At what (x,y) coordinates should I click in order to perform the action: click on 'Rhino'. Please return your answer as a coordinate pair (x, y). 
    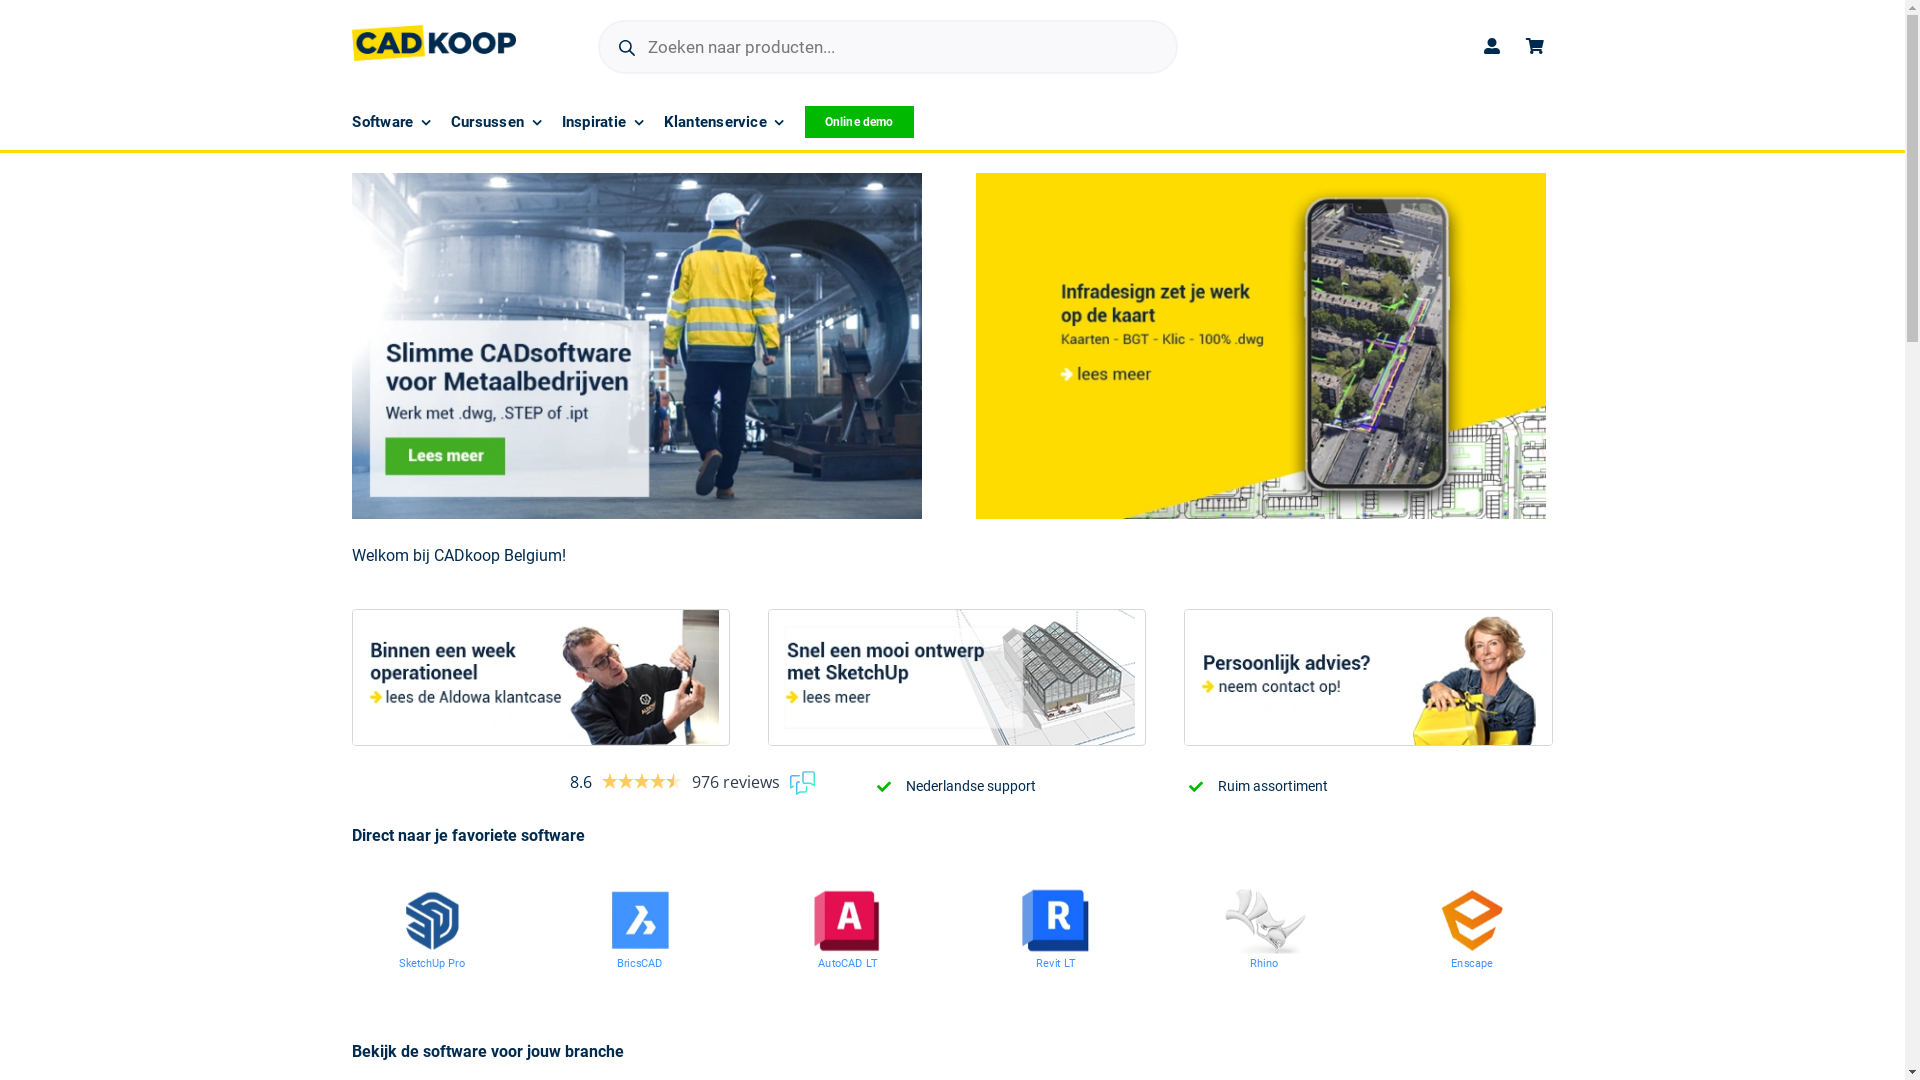
    Looking at the image, I should click on (1269, 964).